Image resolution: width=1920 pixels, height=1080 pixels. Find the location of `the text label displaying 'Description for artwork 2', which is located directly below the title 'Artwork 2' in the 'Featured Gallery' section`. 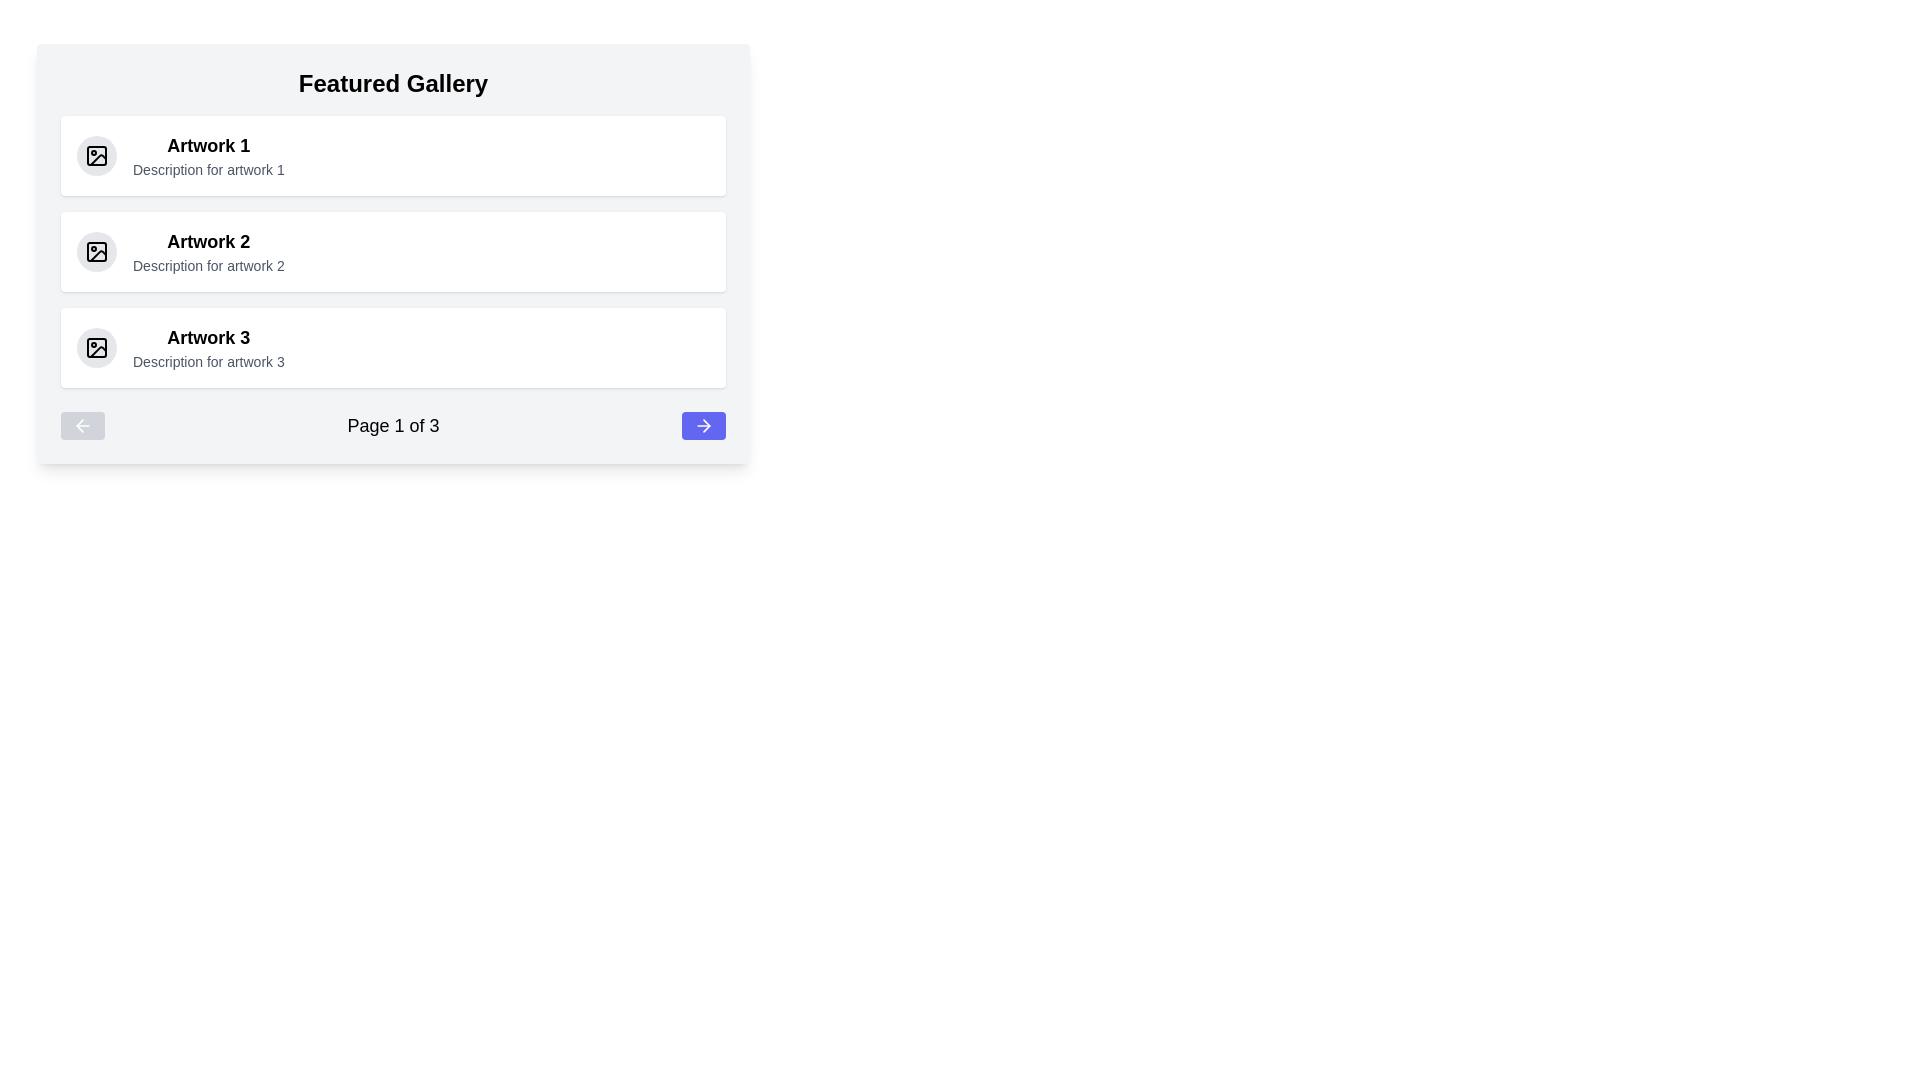

the text label displaying 'Description for artwork 2', which is located directly below the title 'Artwork 2' in the 'Featured Gallery' section is located at coordinates (208, 265).